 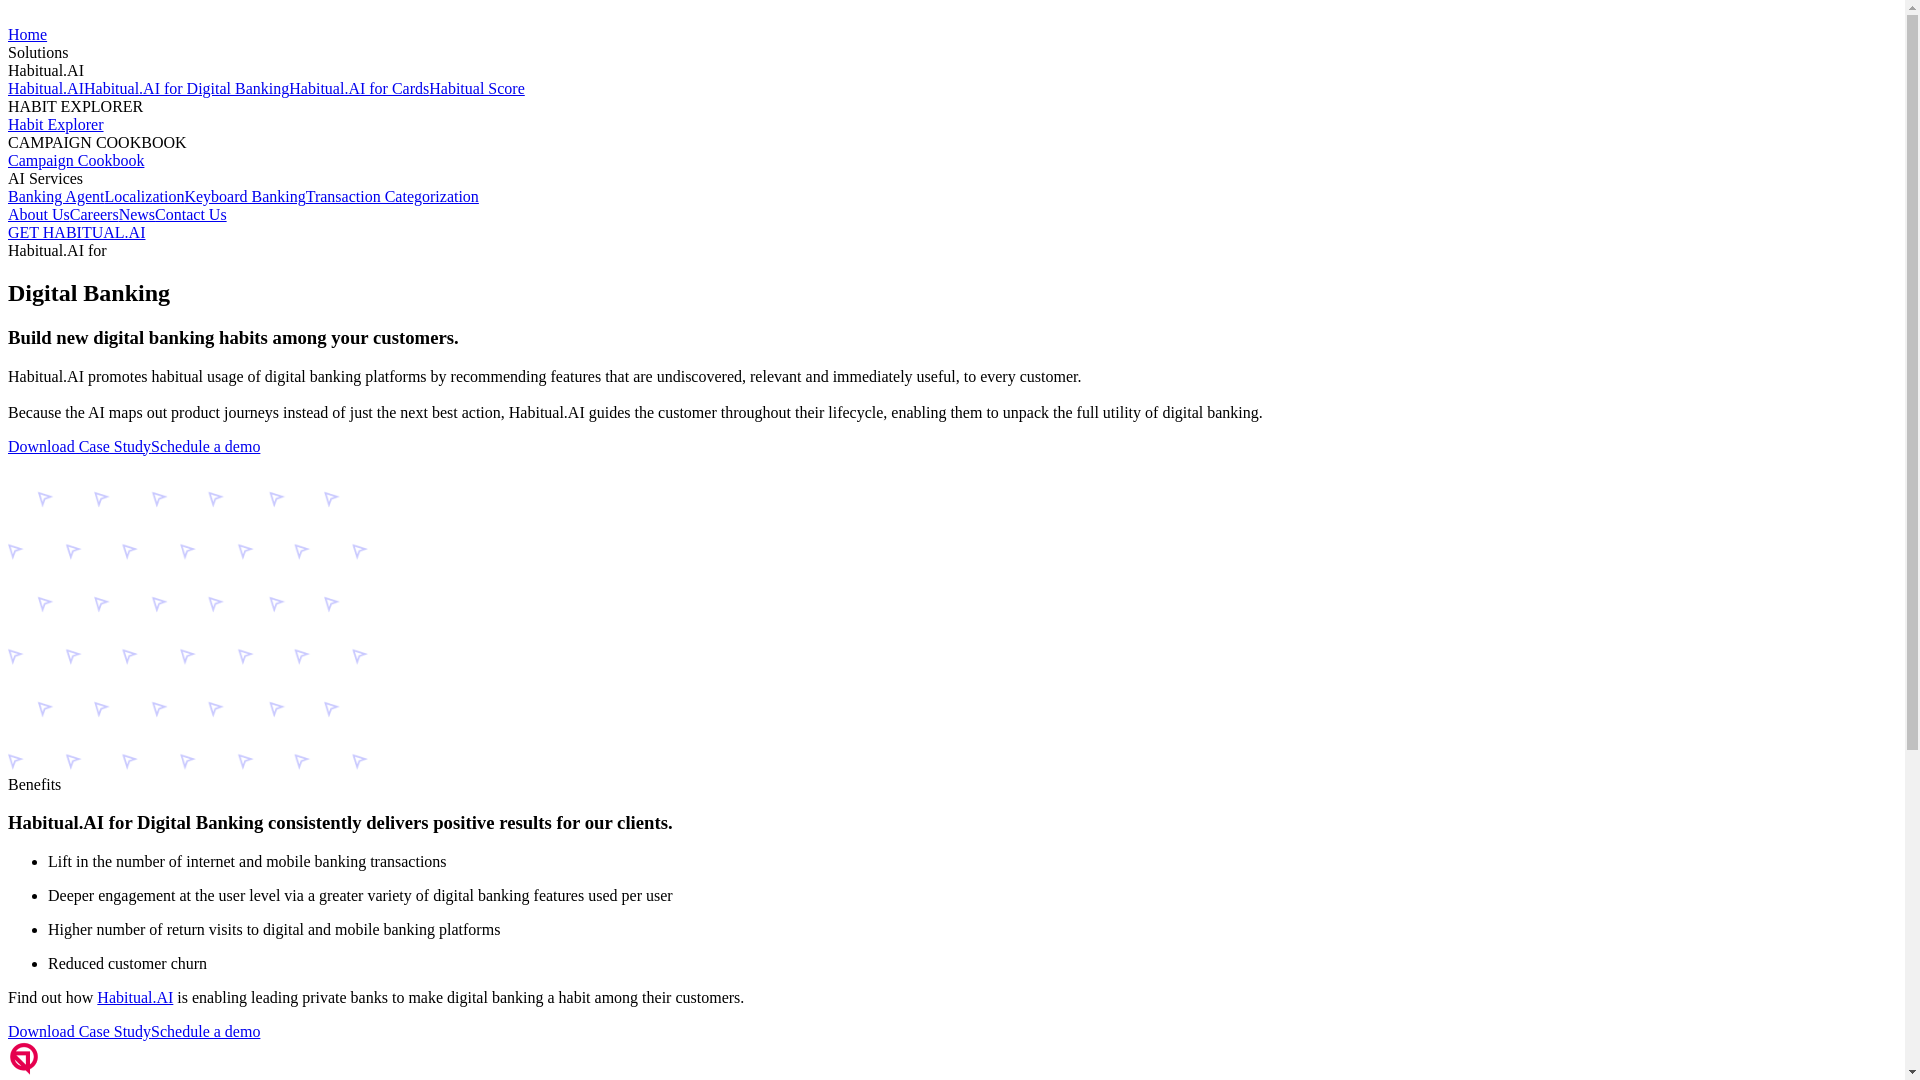 What do you see at coordinates (76, 159) in the screenshot?
I see `'Campaign Cookbook'` at bounding box center [76, 159].